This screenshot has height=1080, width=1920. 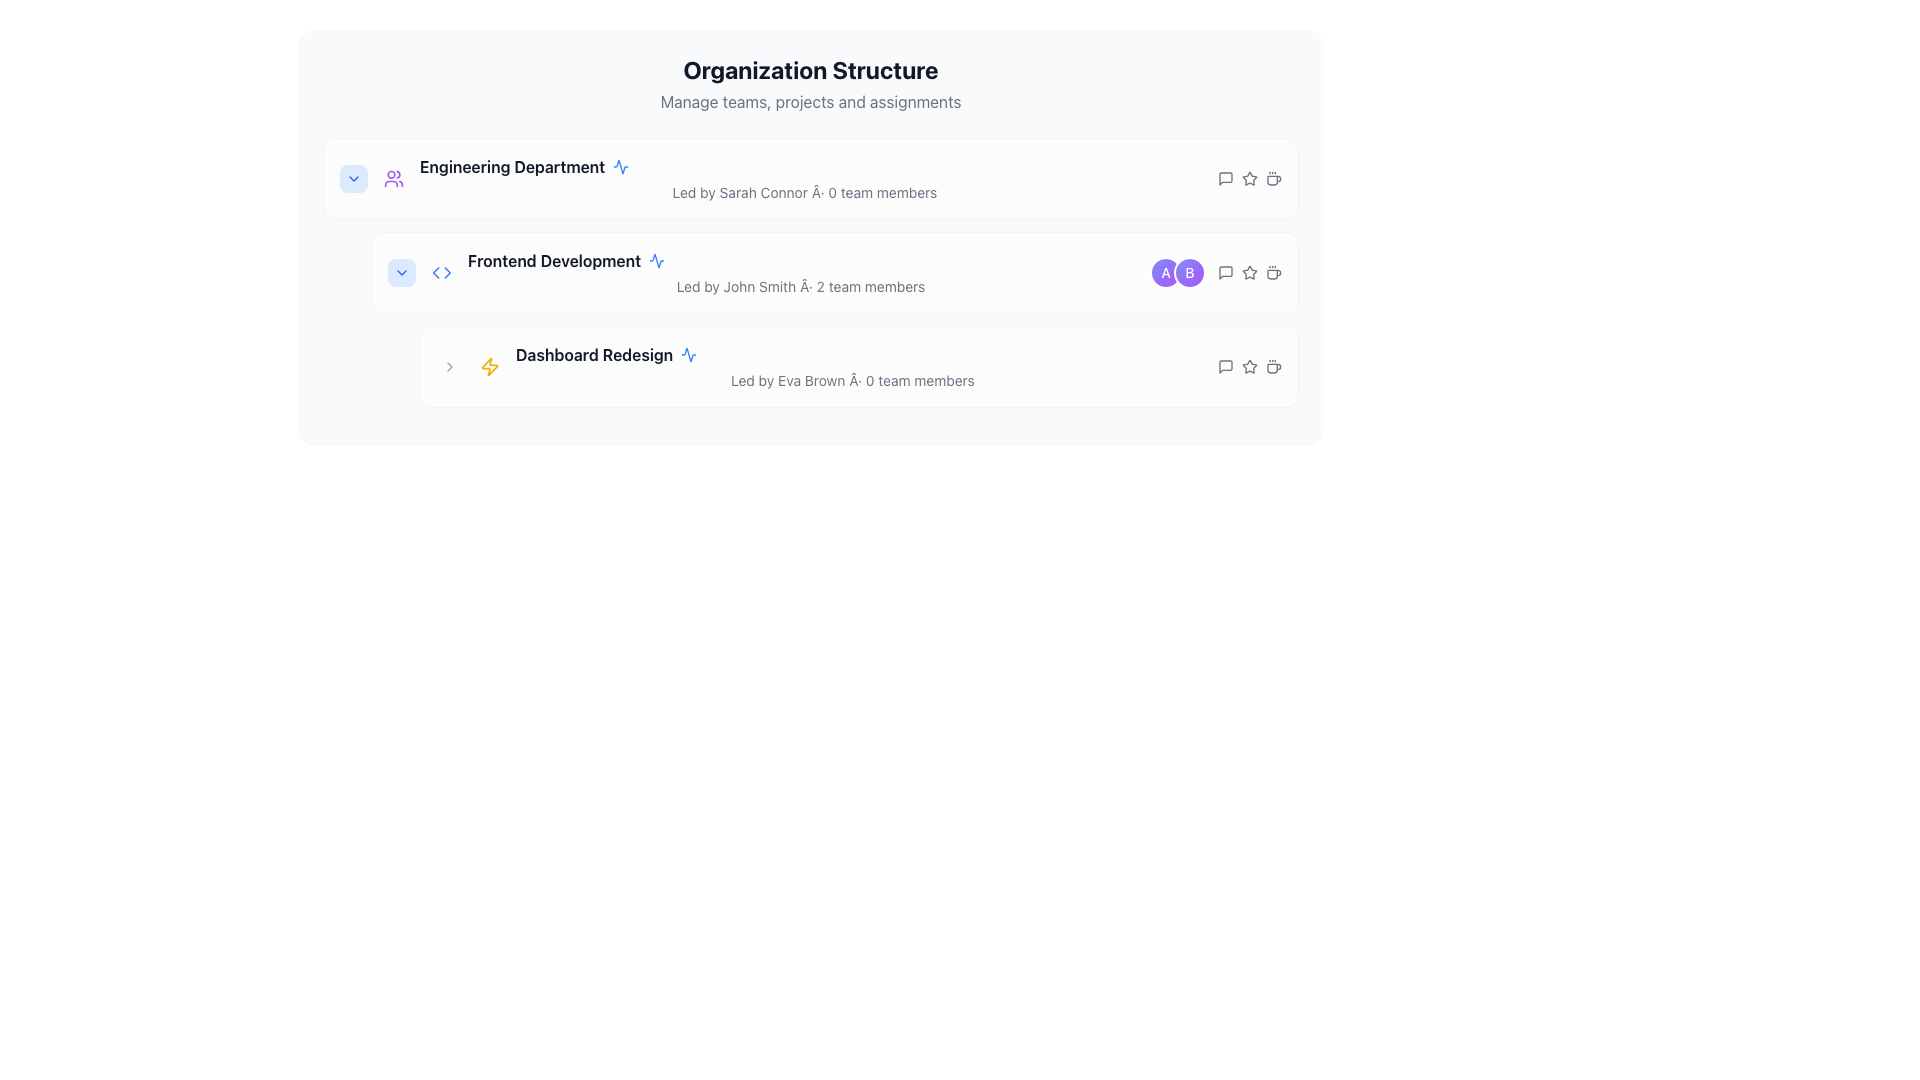 What do you see at coordinates (1248, 177) in the screenshot?
I see `the star-shaped outline icon located to the right of the 'Frontend Development' section to mark it as a favorite` at bounding box center [1248, 177].